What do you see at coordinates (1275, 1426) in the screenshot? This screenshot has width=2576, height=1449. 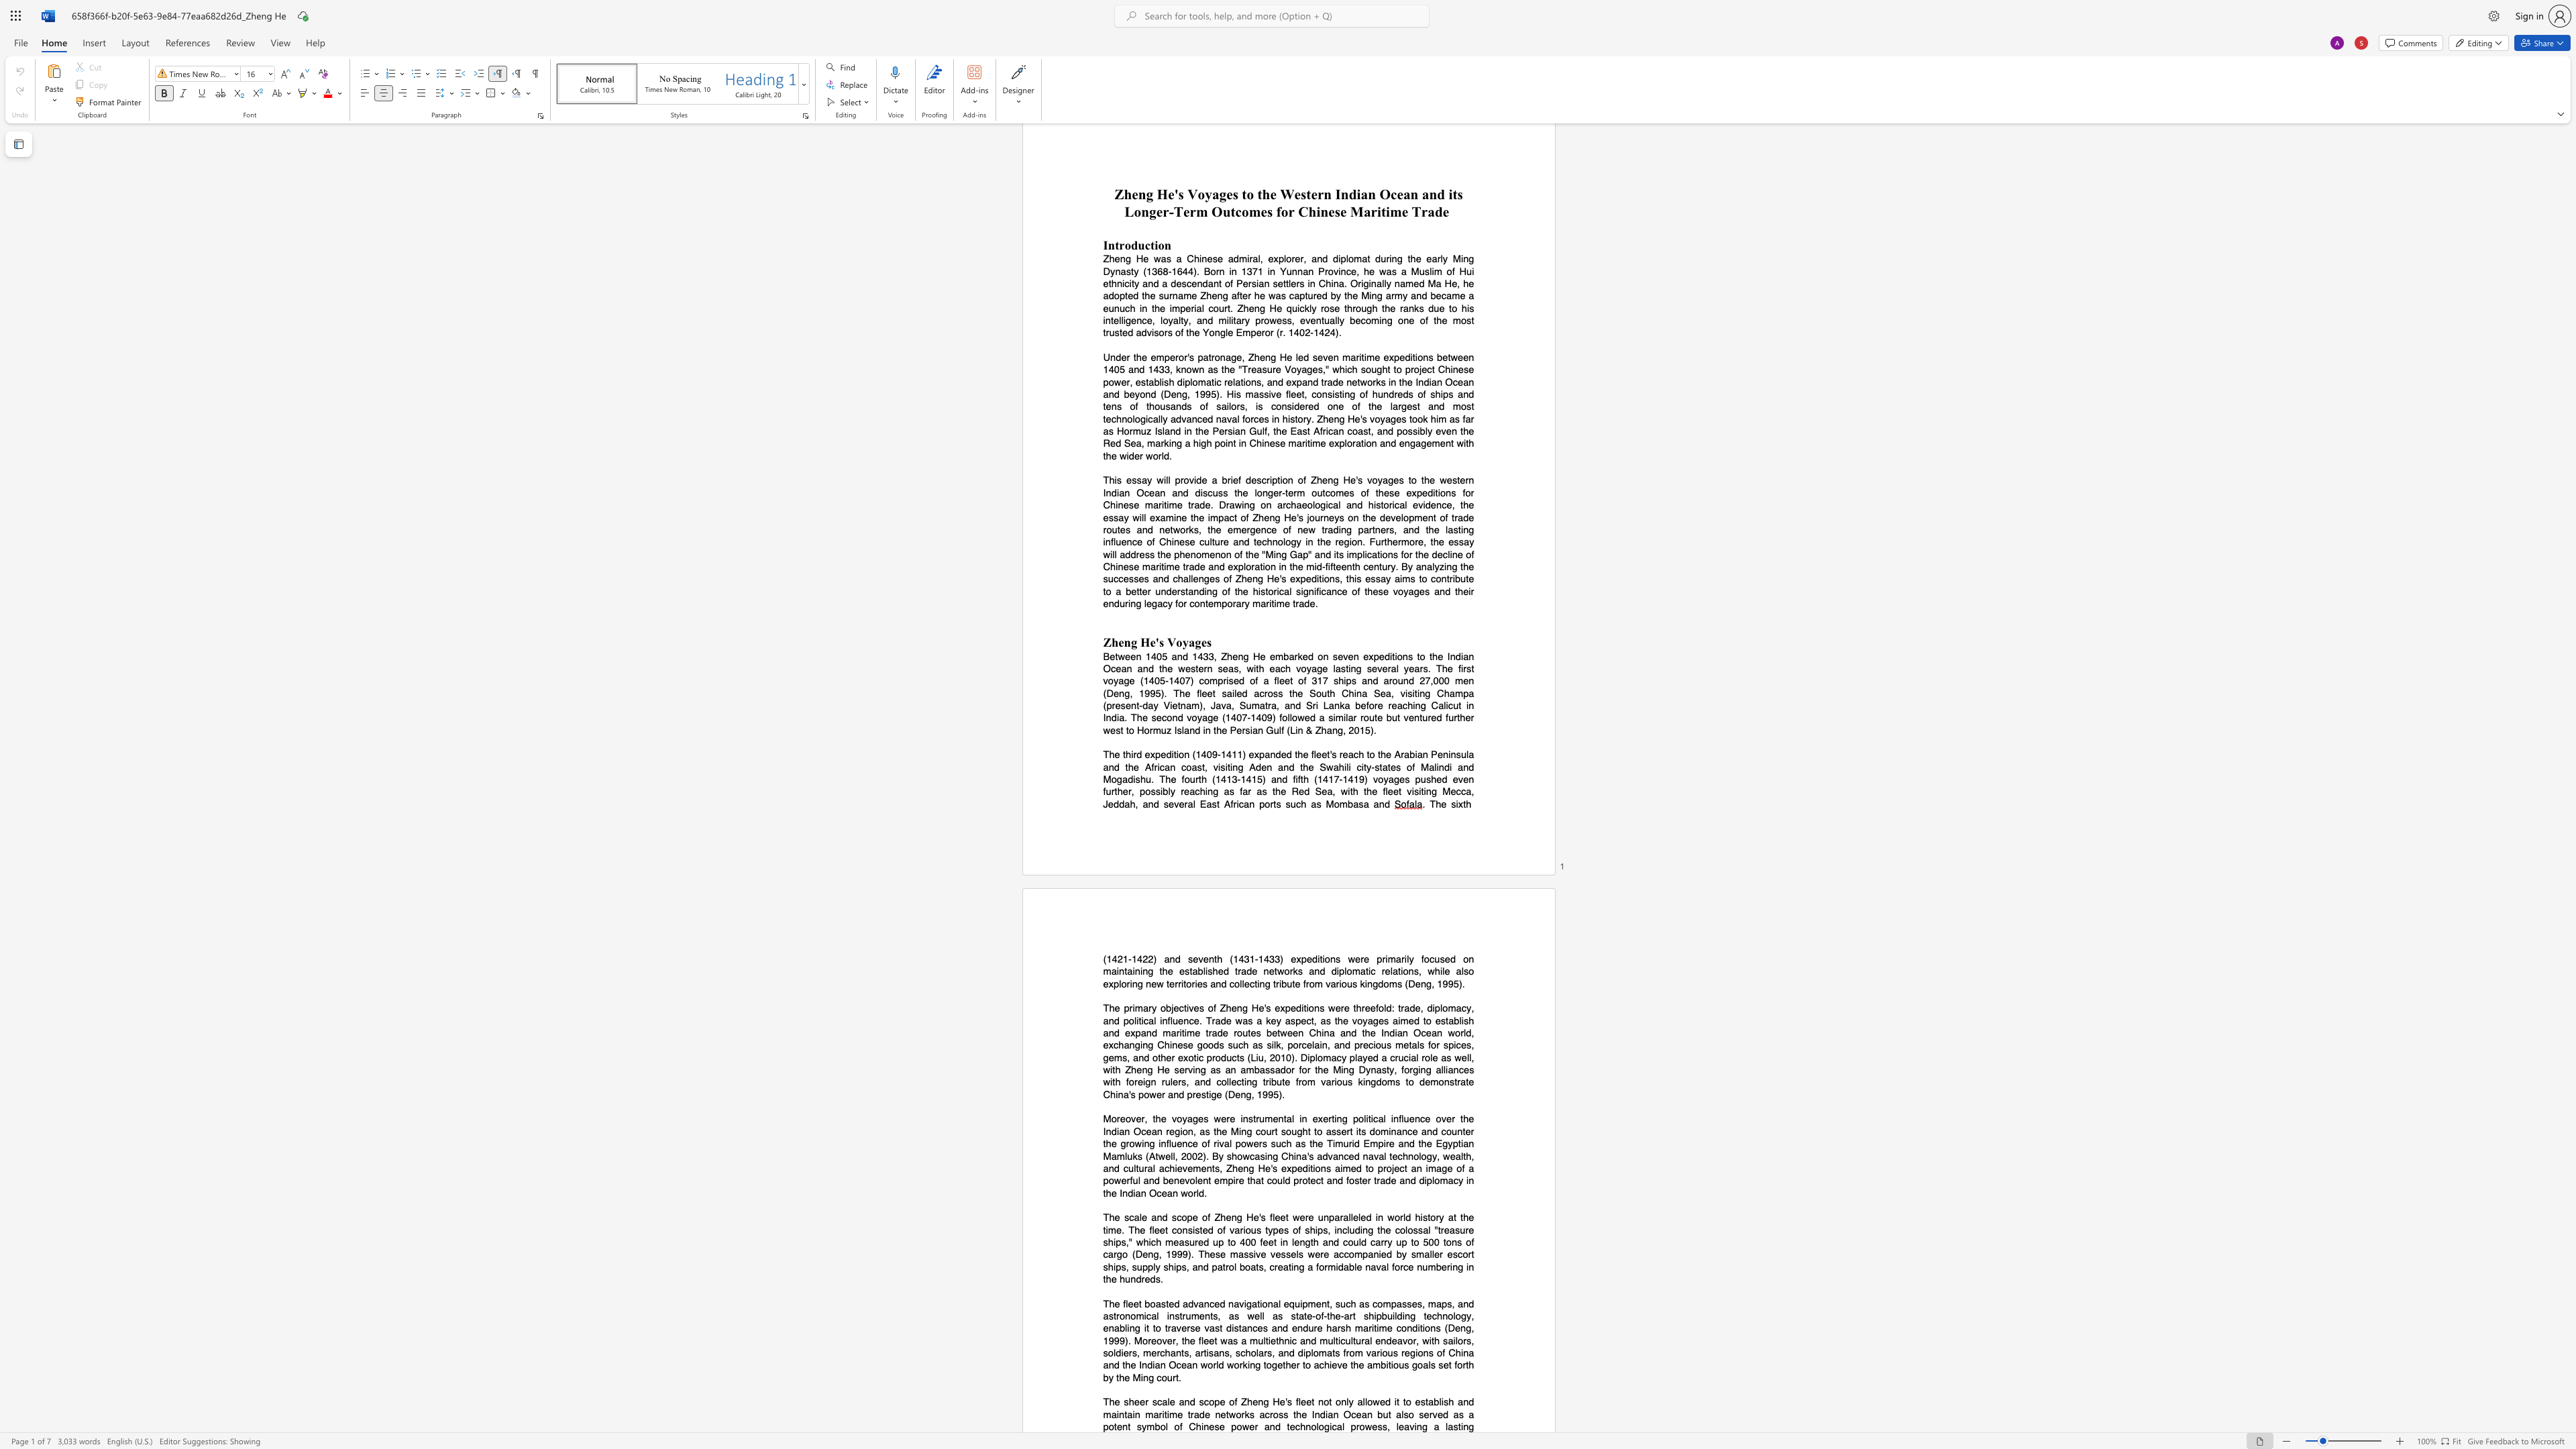 I see `the subset text "d technological prowe" within the text "and maintain maritime trade networks across the Indian Ocean but also served as a potent symbol of Chinese power and technological prowess, leaving"` at bounding box center [1275, 1426].